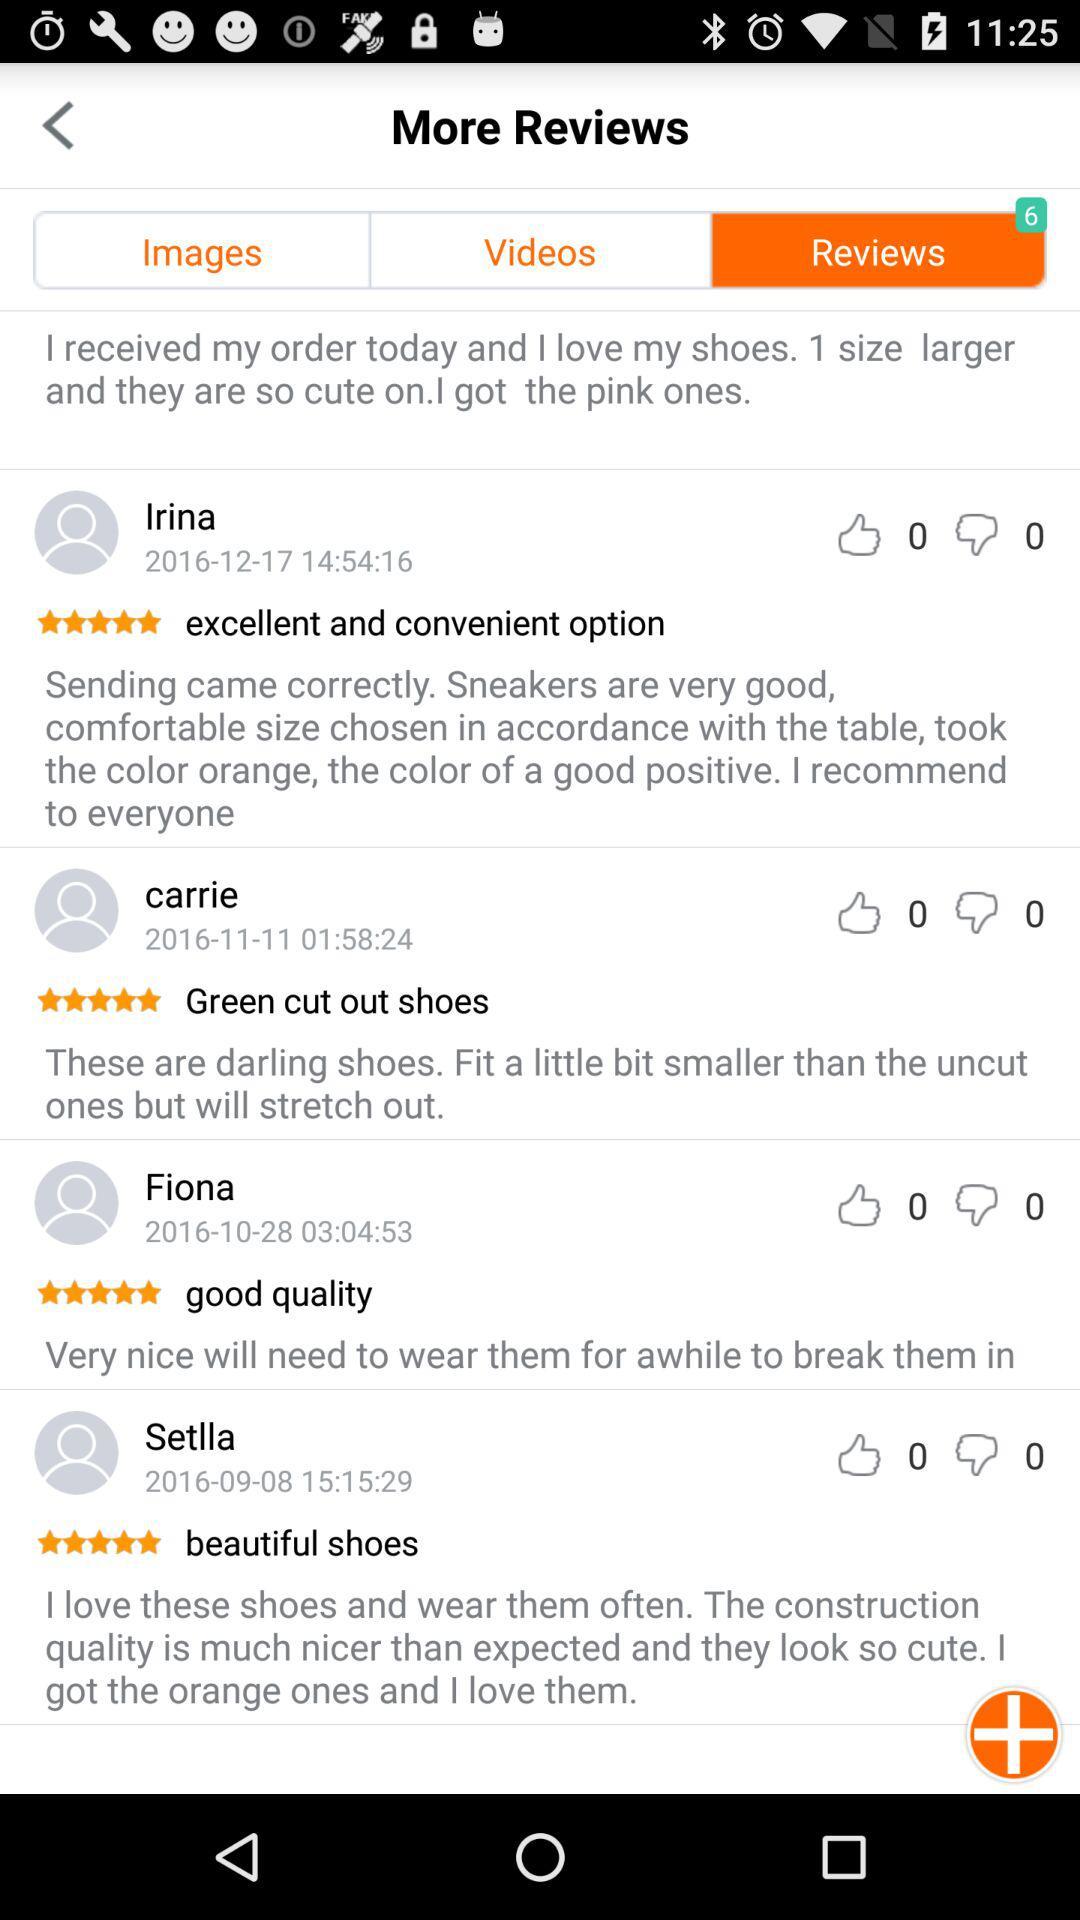 The image size is (1080, 1920). Describe the element at coordinates (858, 1454) in the screenshot. I see `like review` at that location.